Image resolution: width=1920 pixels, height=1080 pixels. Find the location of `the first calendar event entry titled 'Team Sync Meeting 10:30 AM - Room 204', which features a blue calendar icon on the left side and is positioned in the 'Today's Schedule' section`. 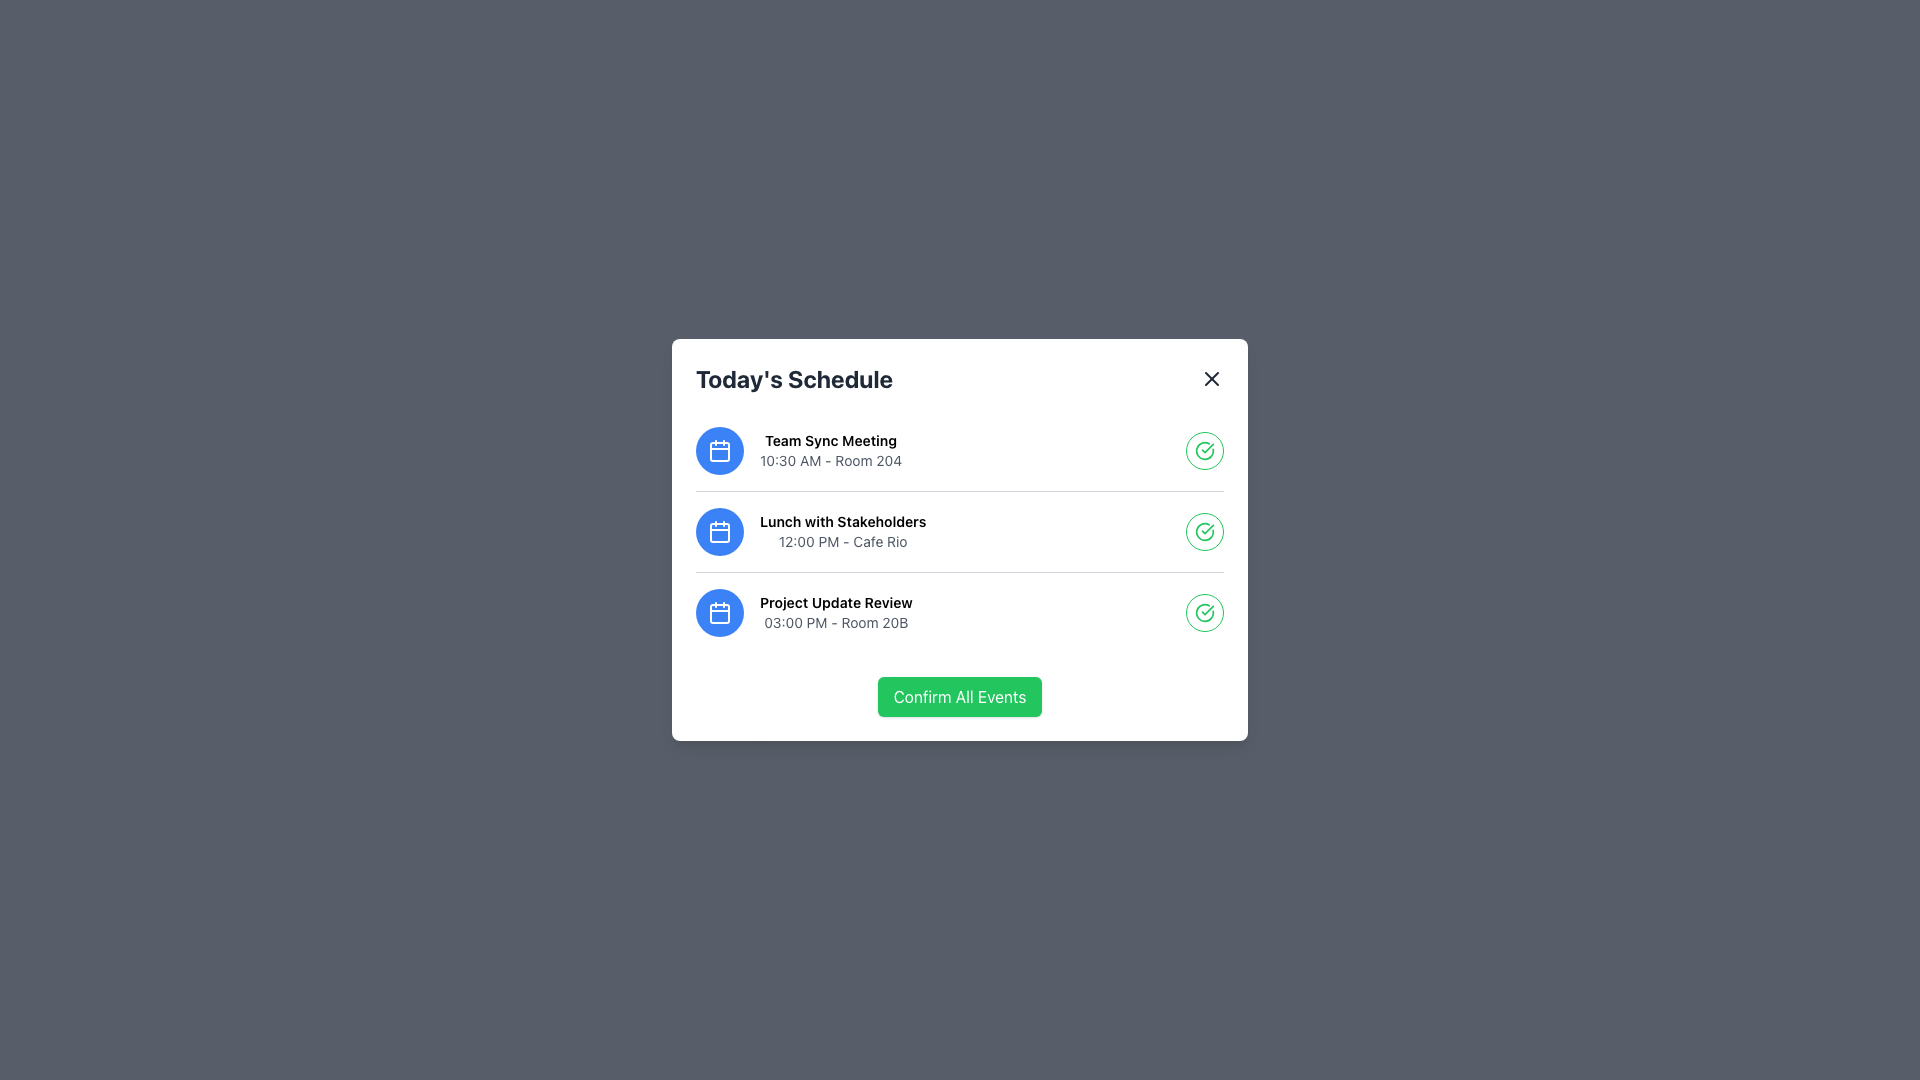

the first calendar event entry titled 'Team Sync Meeting 10:30 AM - Room 204', which features a blue calendar icon on the left side and is positioned in the 'Today's Schedule' section is located at coordinates (798, 451).